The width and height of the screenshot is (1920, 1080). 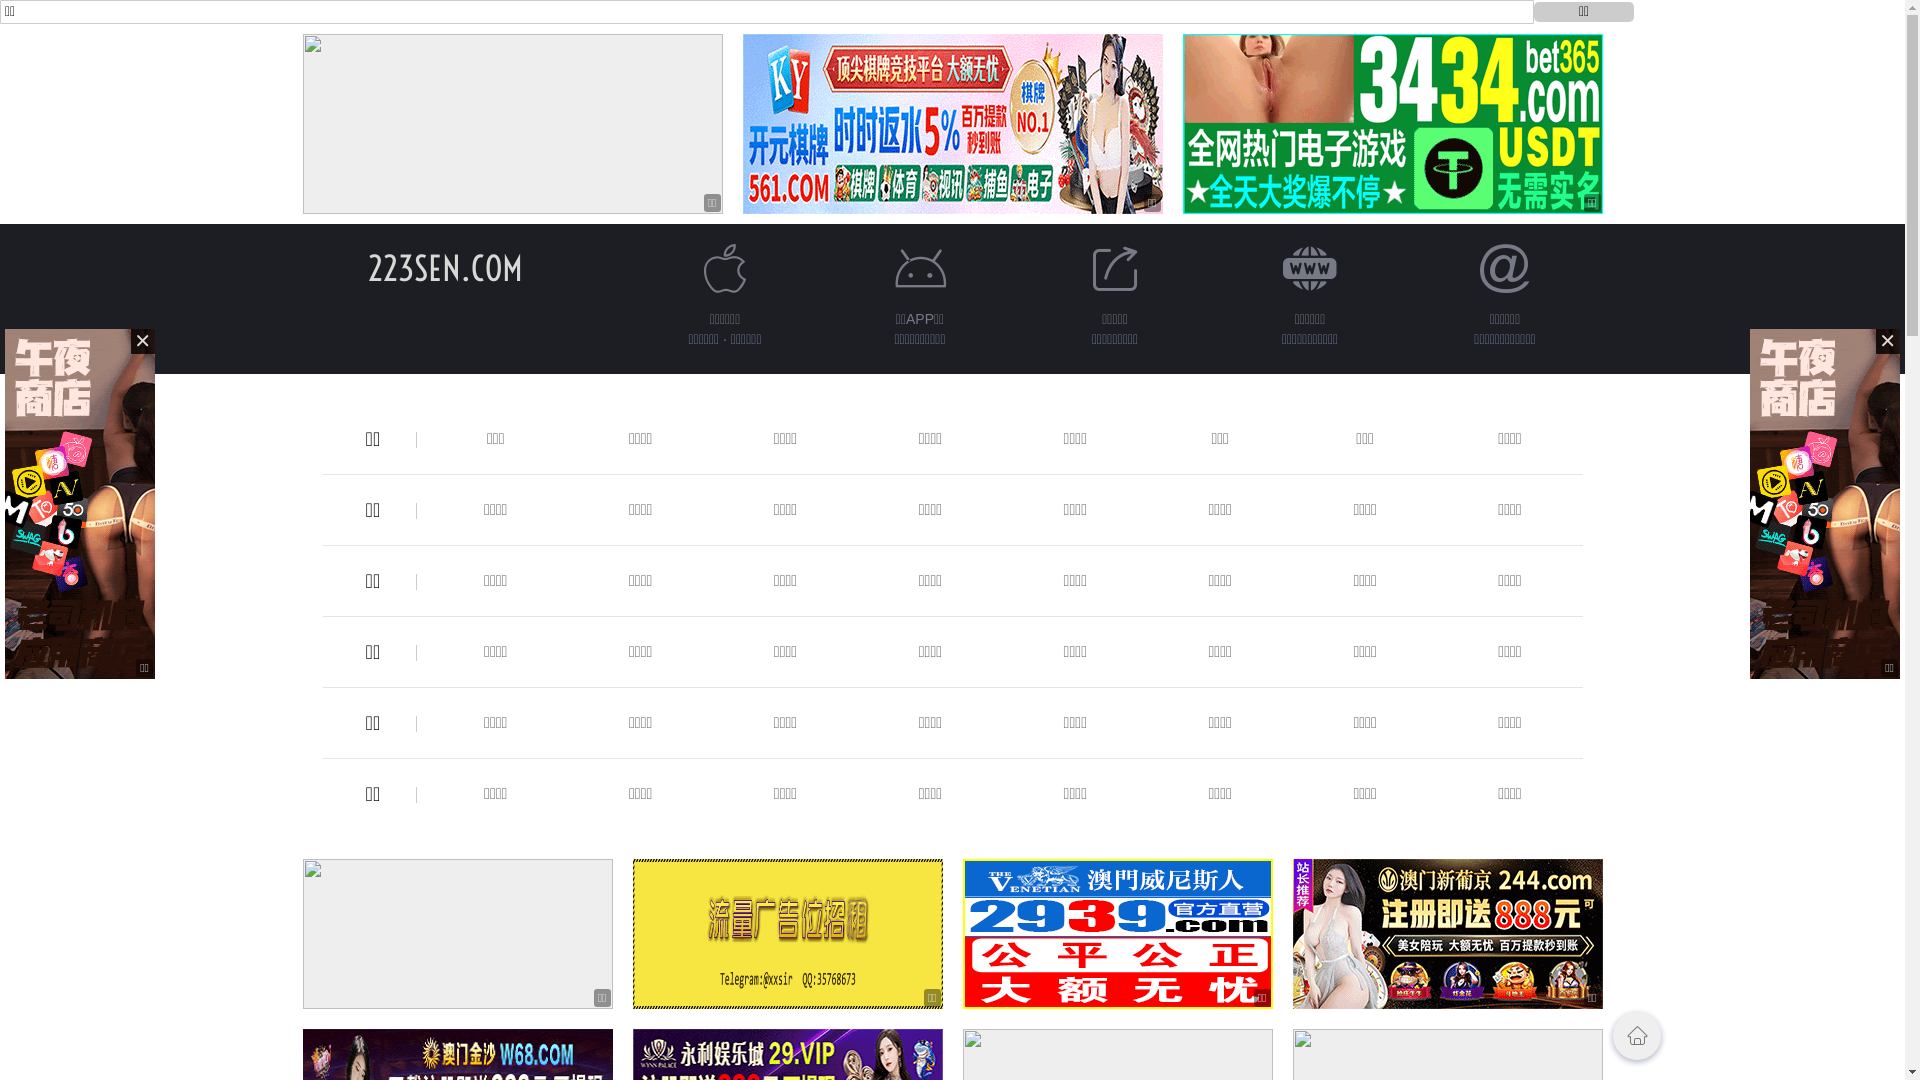 I want to click on '223SEN.COM', so click(x=444, y=267).